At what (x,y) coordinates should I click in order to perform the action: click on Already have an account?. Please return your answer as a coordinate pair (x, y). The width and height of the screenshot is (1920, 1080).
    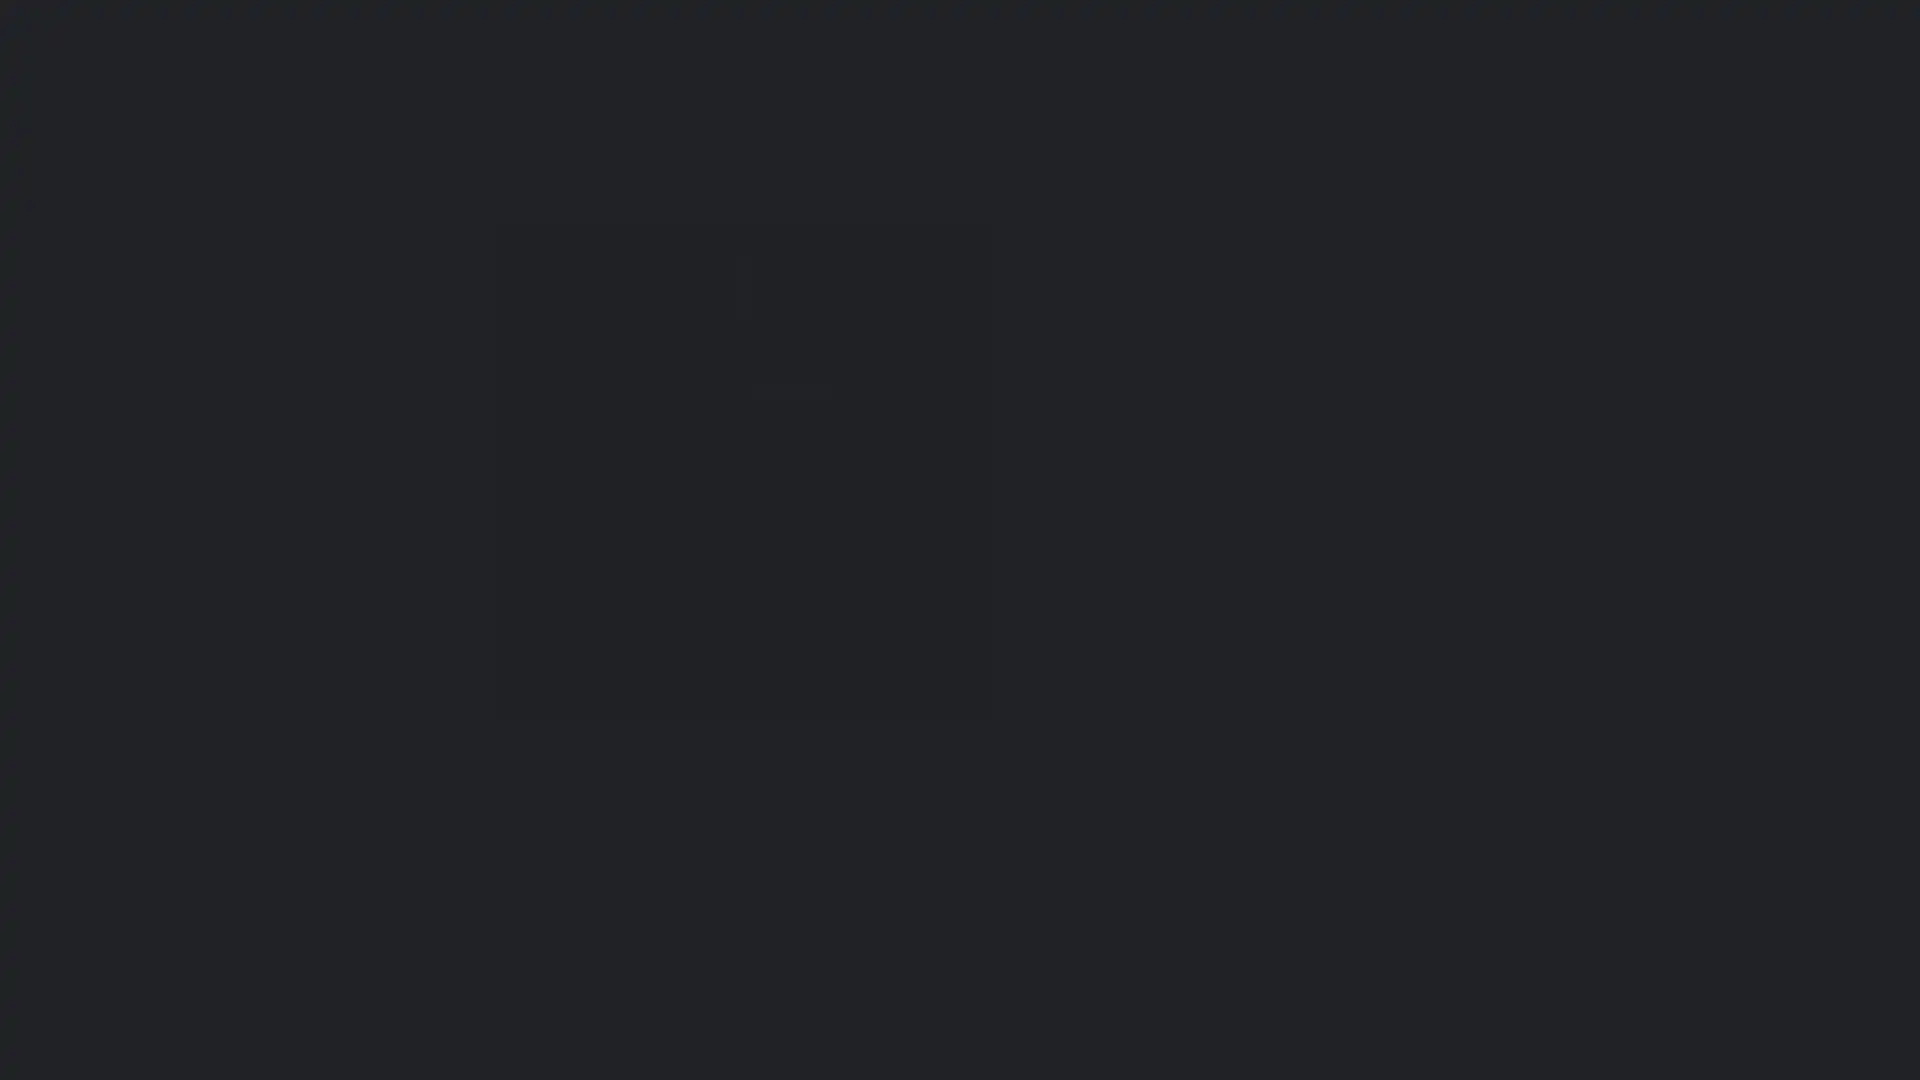
    Looking at the image, I should click on (607, 696).